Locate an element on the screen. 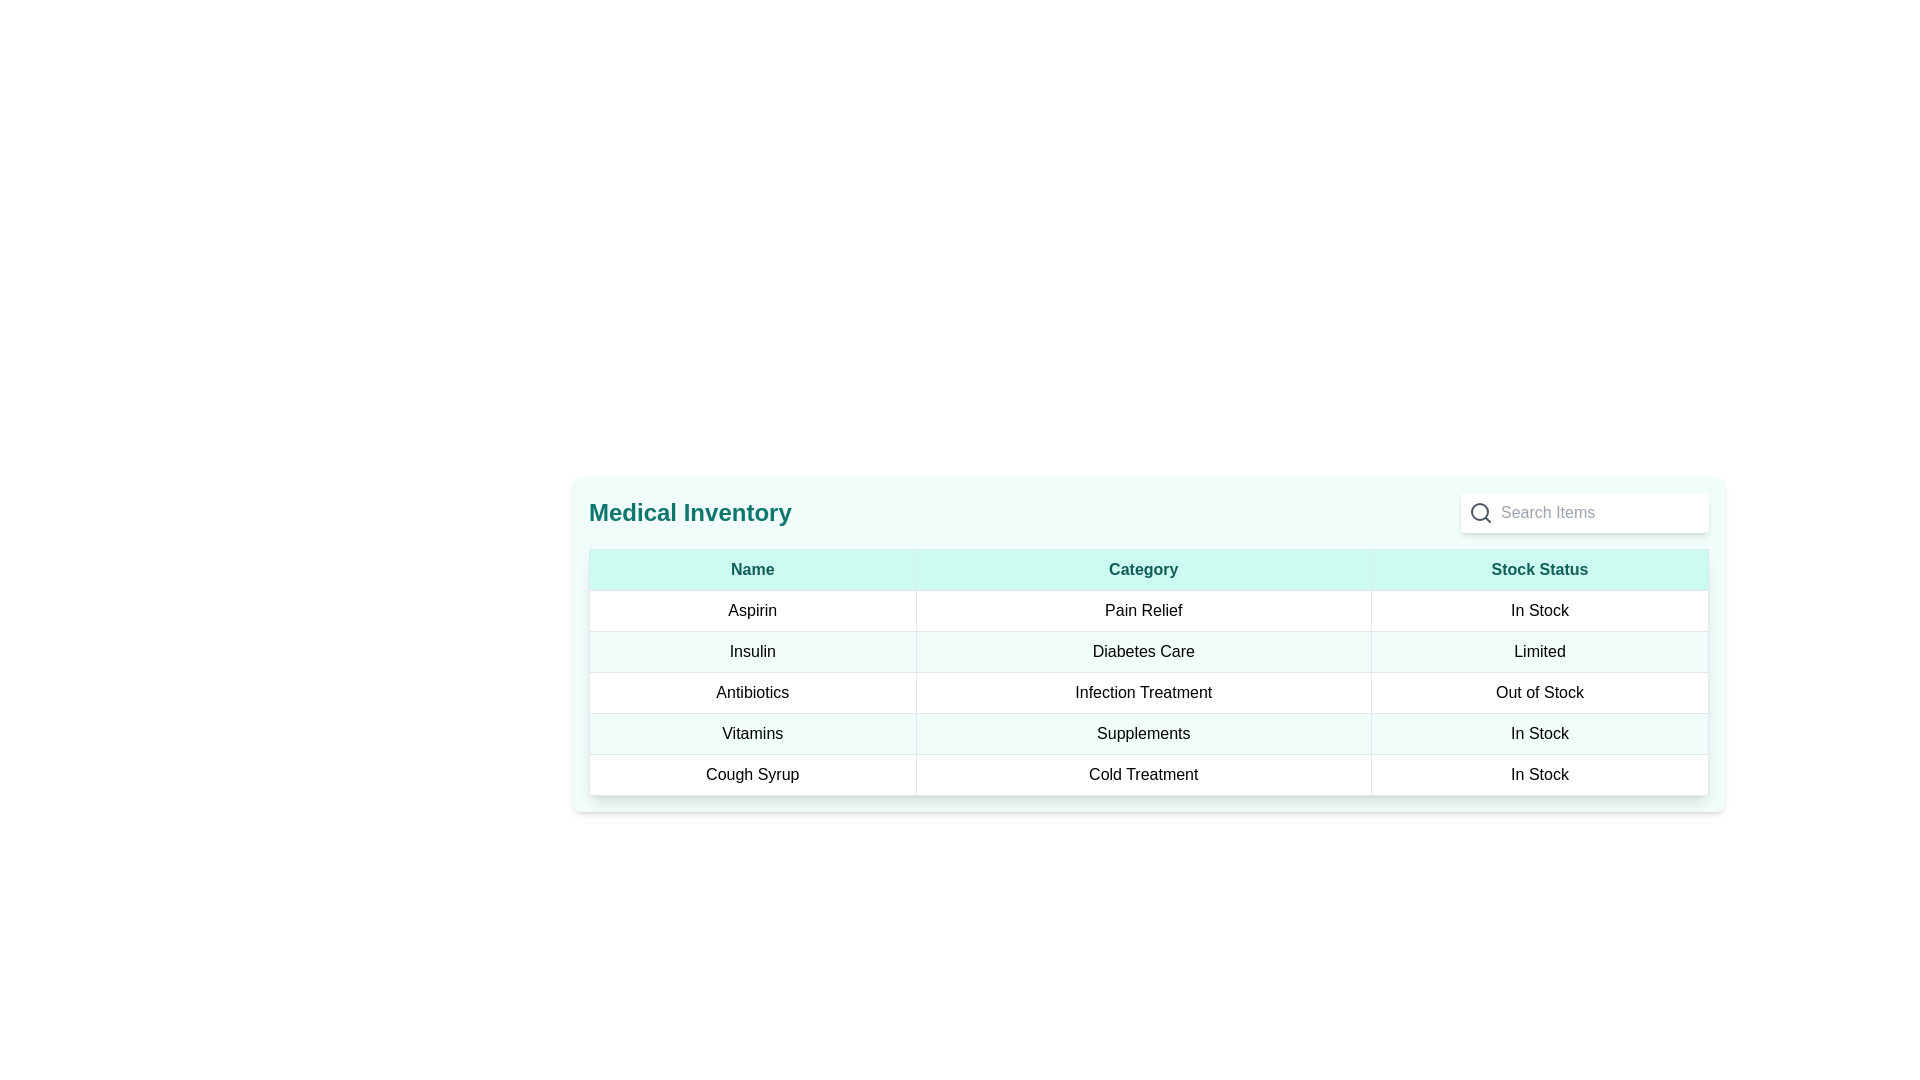 Image resolution: width=1920 pixels, height=1080 pixels. the third row of the inventory table, which represents 'Antibiotics' and indicates 'Out of Stock' is located at coordinates (1148, 692).